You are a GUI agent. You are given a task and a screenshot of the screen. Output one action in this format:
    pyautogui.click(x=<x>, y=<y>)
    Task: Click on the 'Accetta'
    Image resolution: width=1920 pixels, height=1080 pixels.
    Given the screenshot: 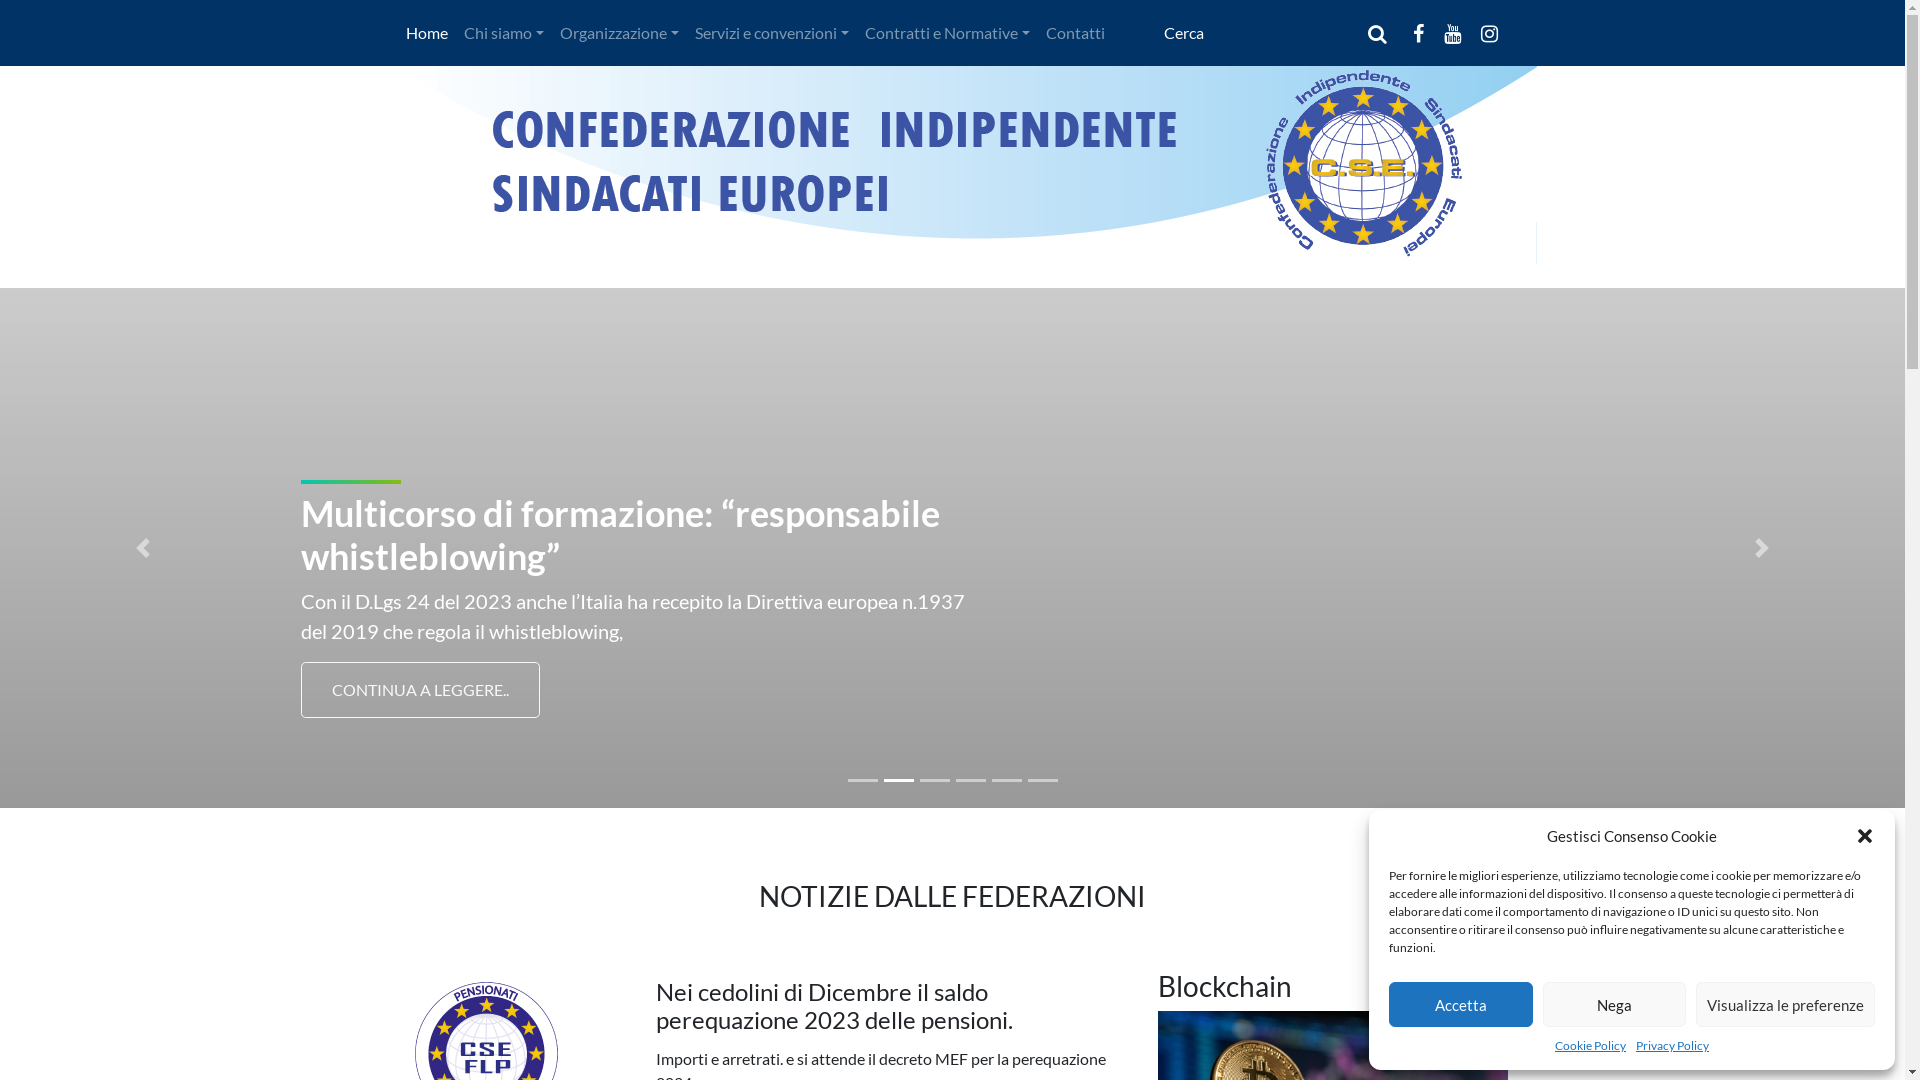 What is the action you would take?
    pyautogui.click(x=1460, y=1004)
    